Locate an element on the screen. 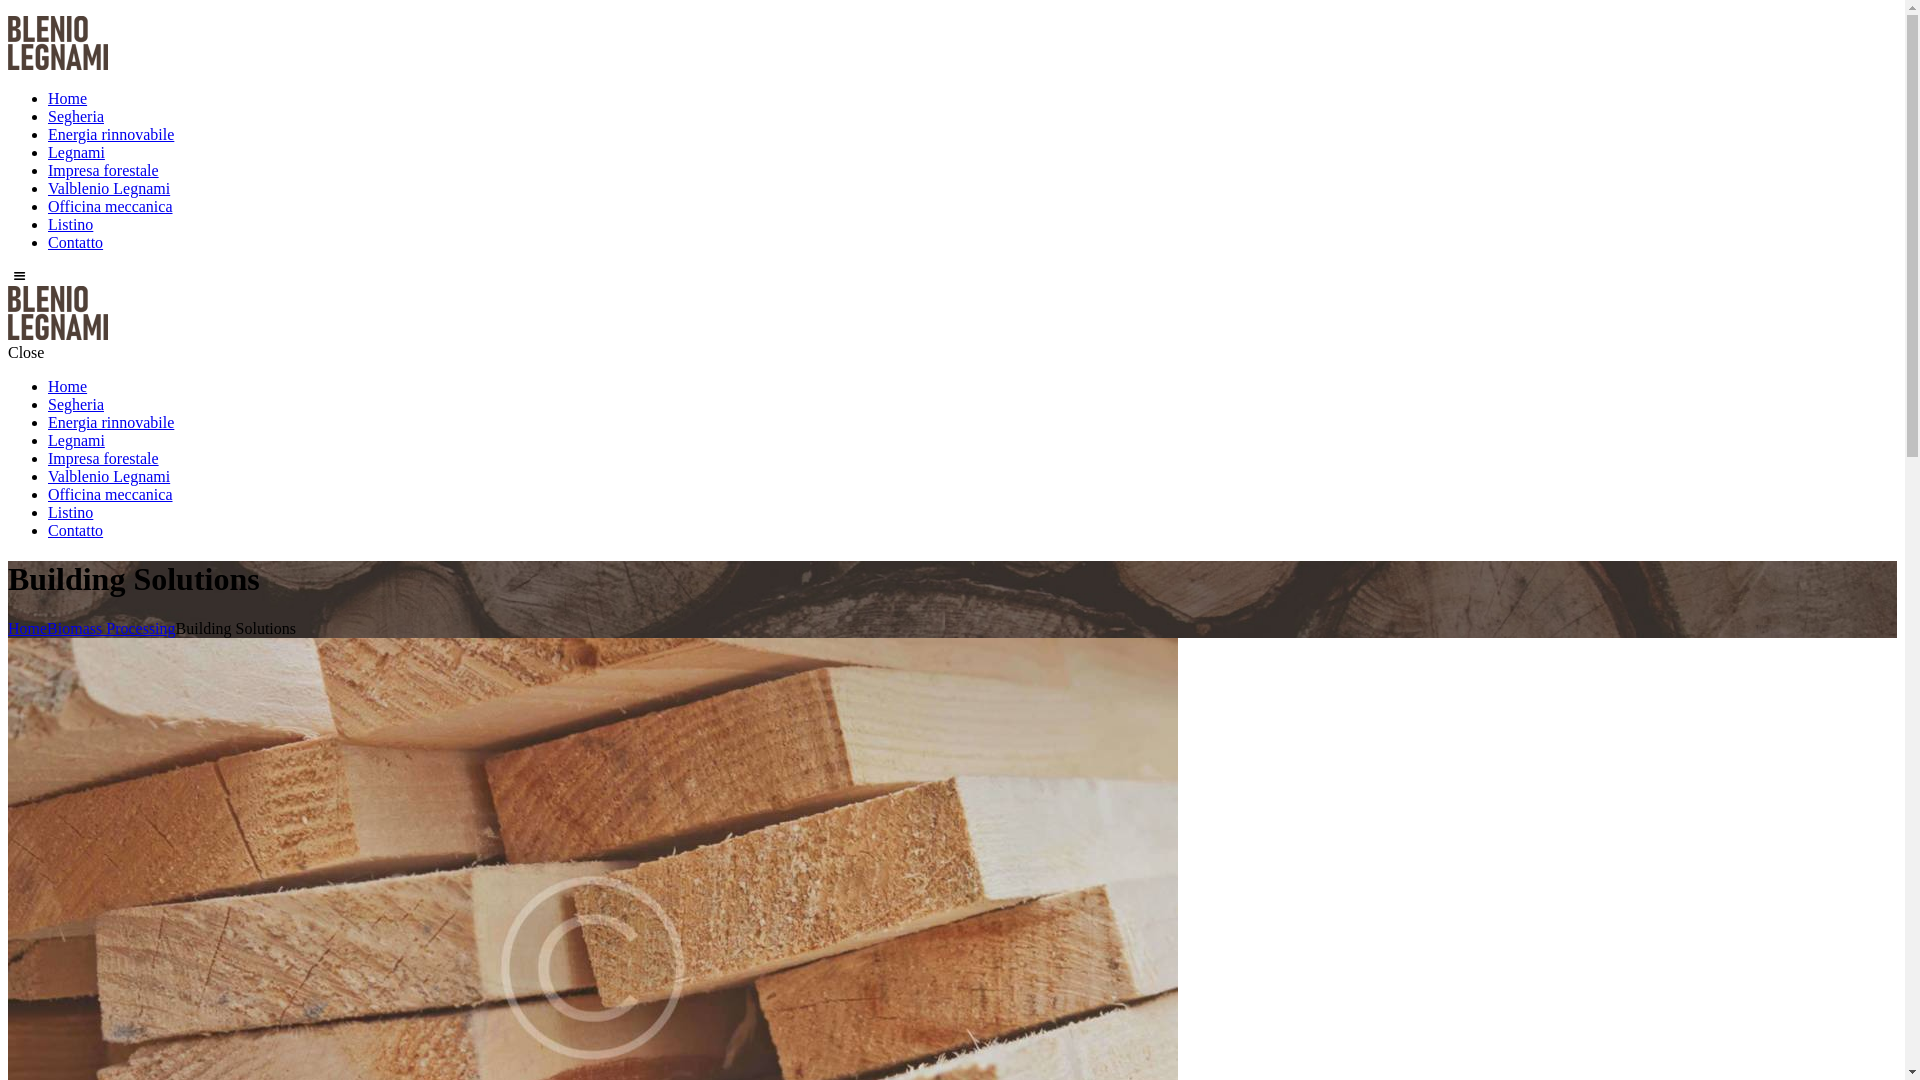  'Biomass Processing' is located at coordinates (47, 627).